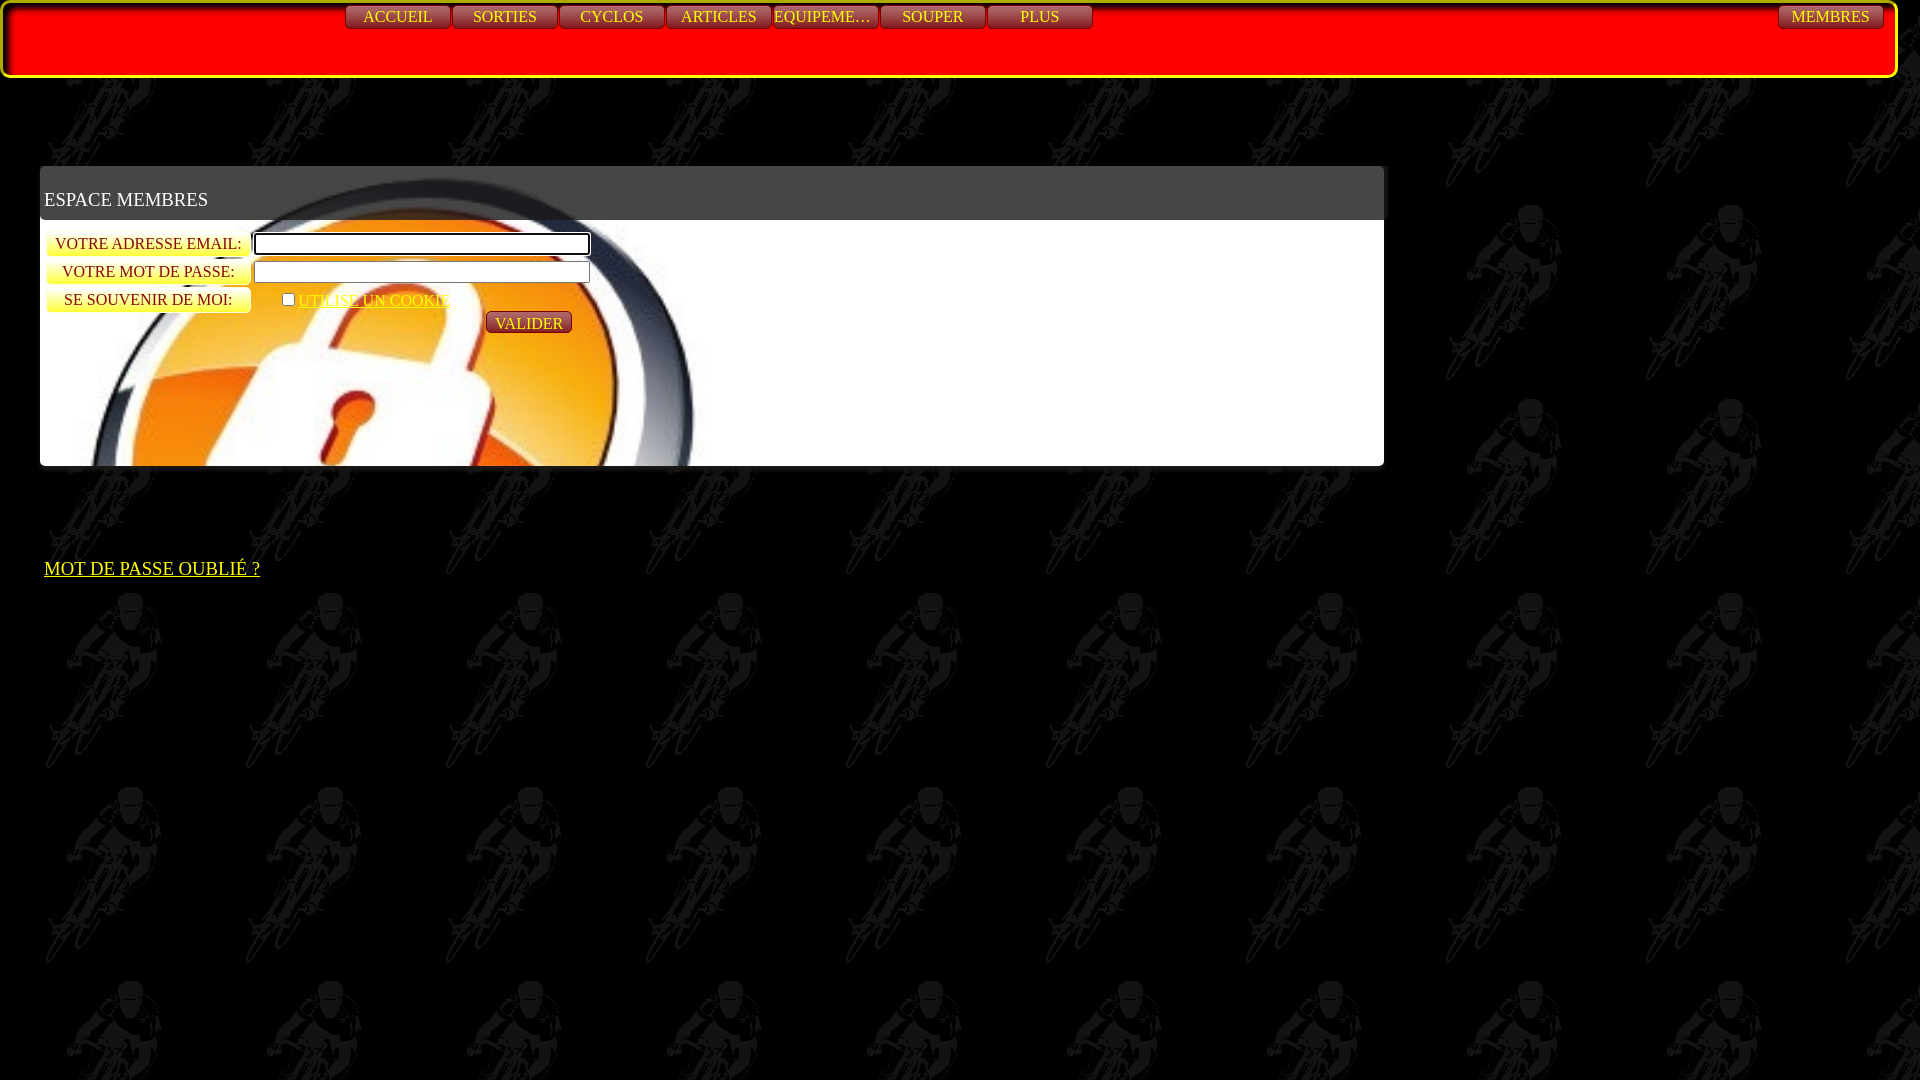 The height and width of the screenshot is (1080, 1920). Describe the element at coordinates (277, 300) in the screenshot. I see `'UTILISE UN COOKIE'` at that location.